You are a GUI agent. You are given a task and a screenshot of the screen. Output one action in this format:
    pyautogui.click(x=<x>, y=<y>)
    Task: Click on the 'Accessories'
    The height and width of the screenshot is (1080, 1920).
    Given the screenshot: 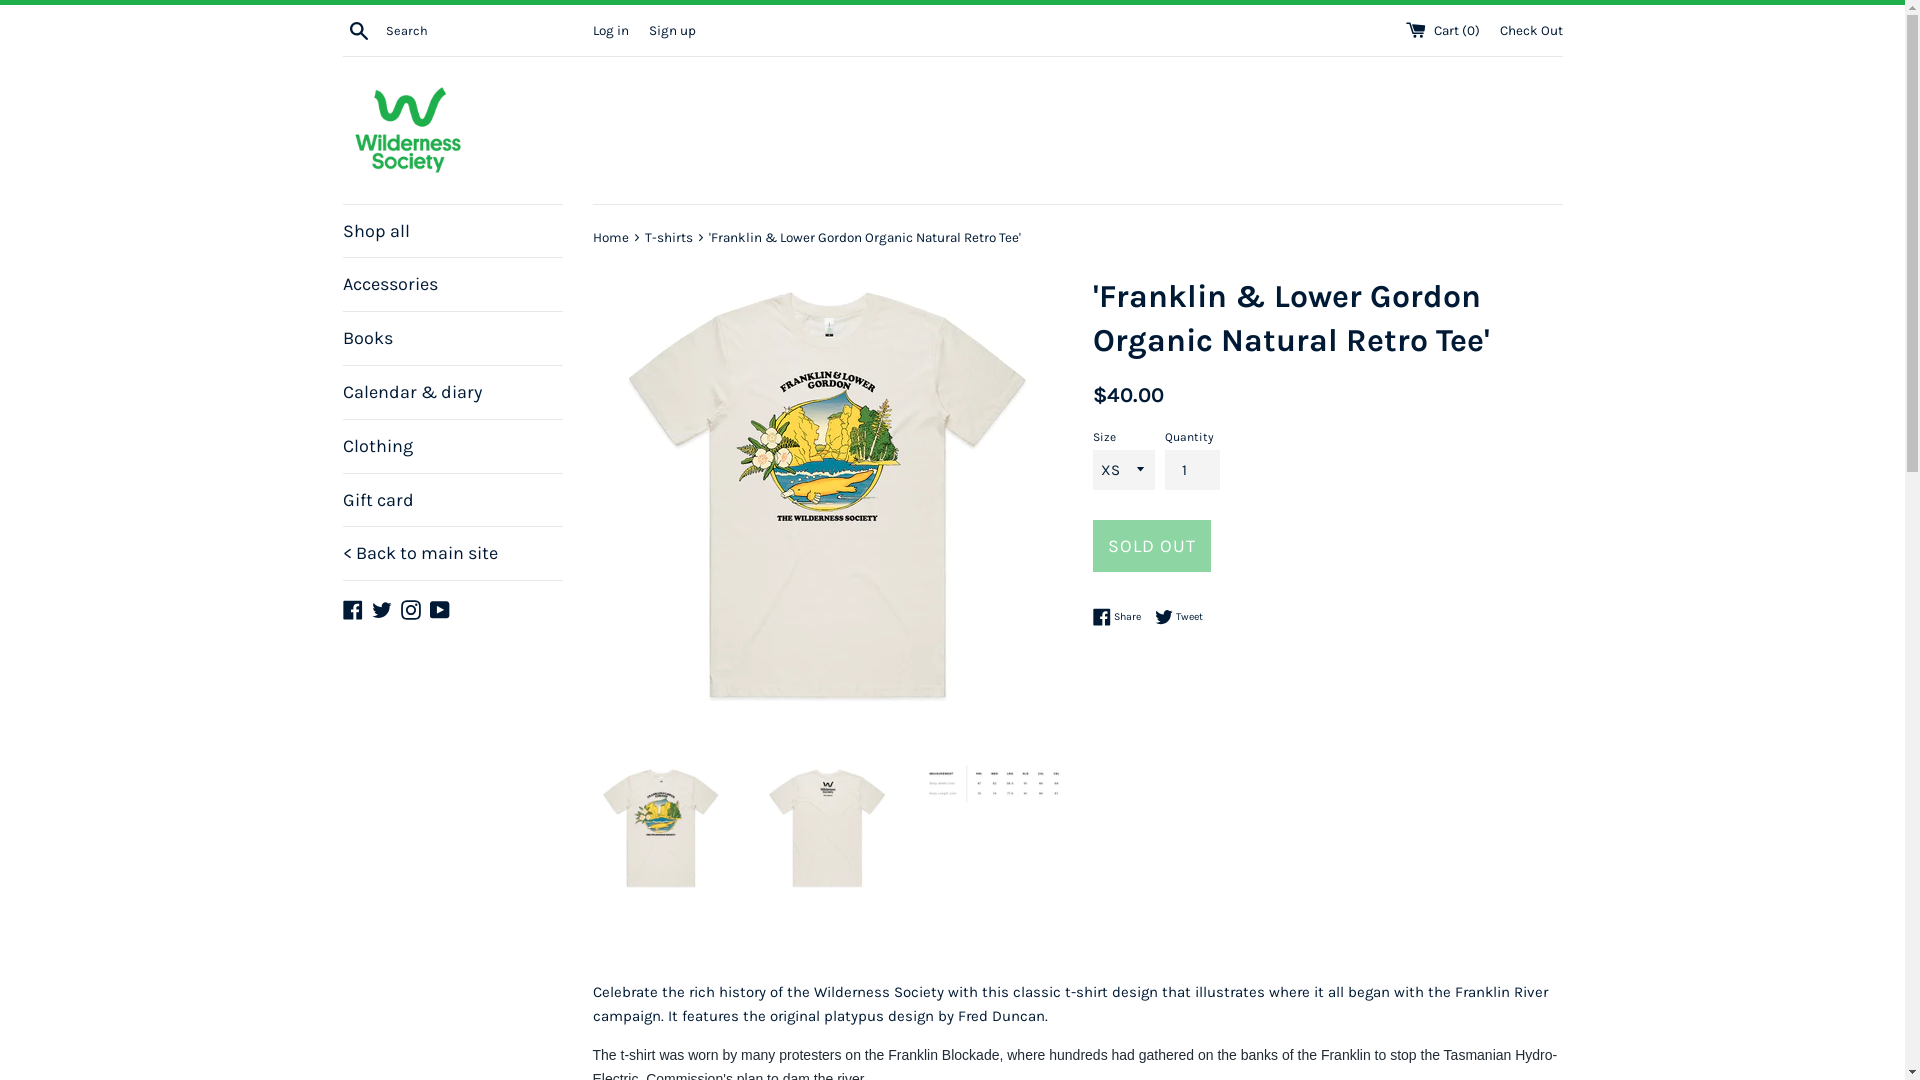 What is the action you would take?
    pyautogui.click(x=450, y=284)
    